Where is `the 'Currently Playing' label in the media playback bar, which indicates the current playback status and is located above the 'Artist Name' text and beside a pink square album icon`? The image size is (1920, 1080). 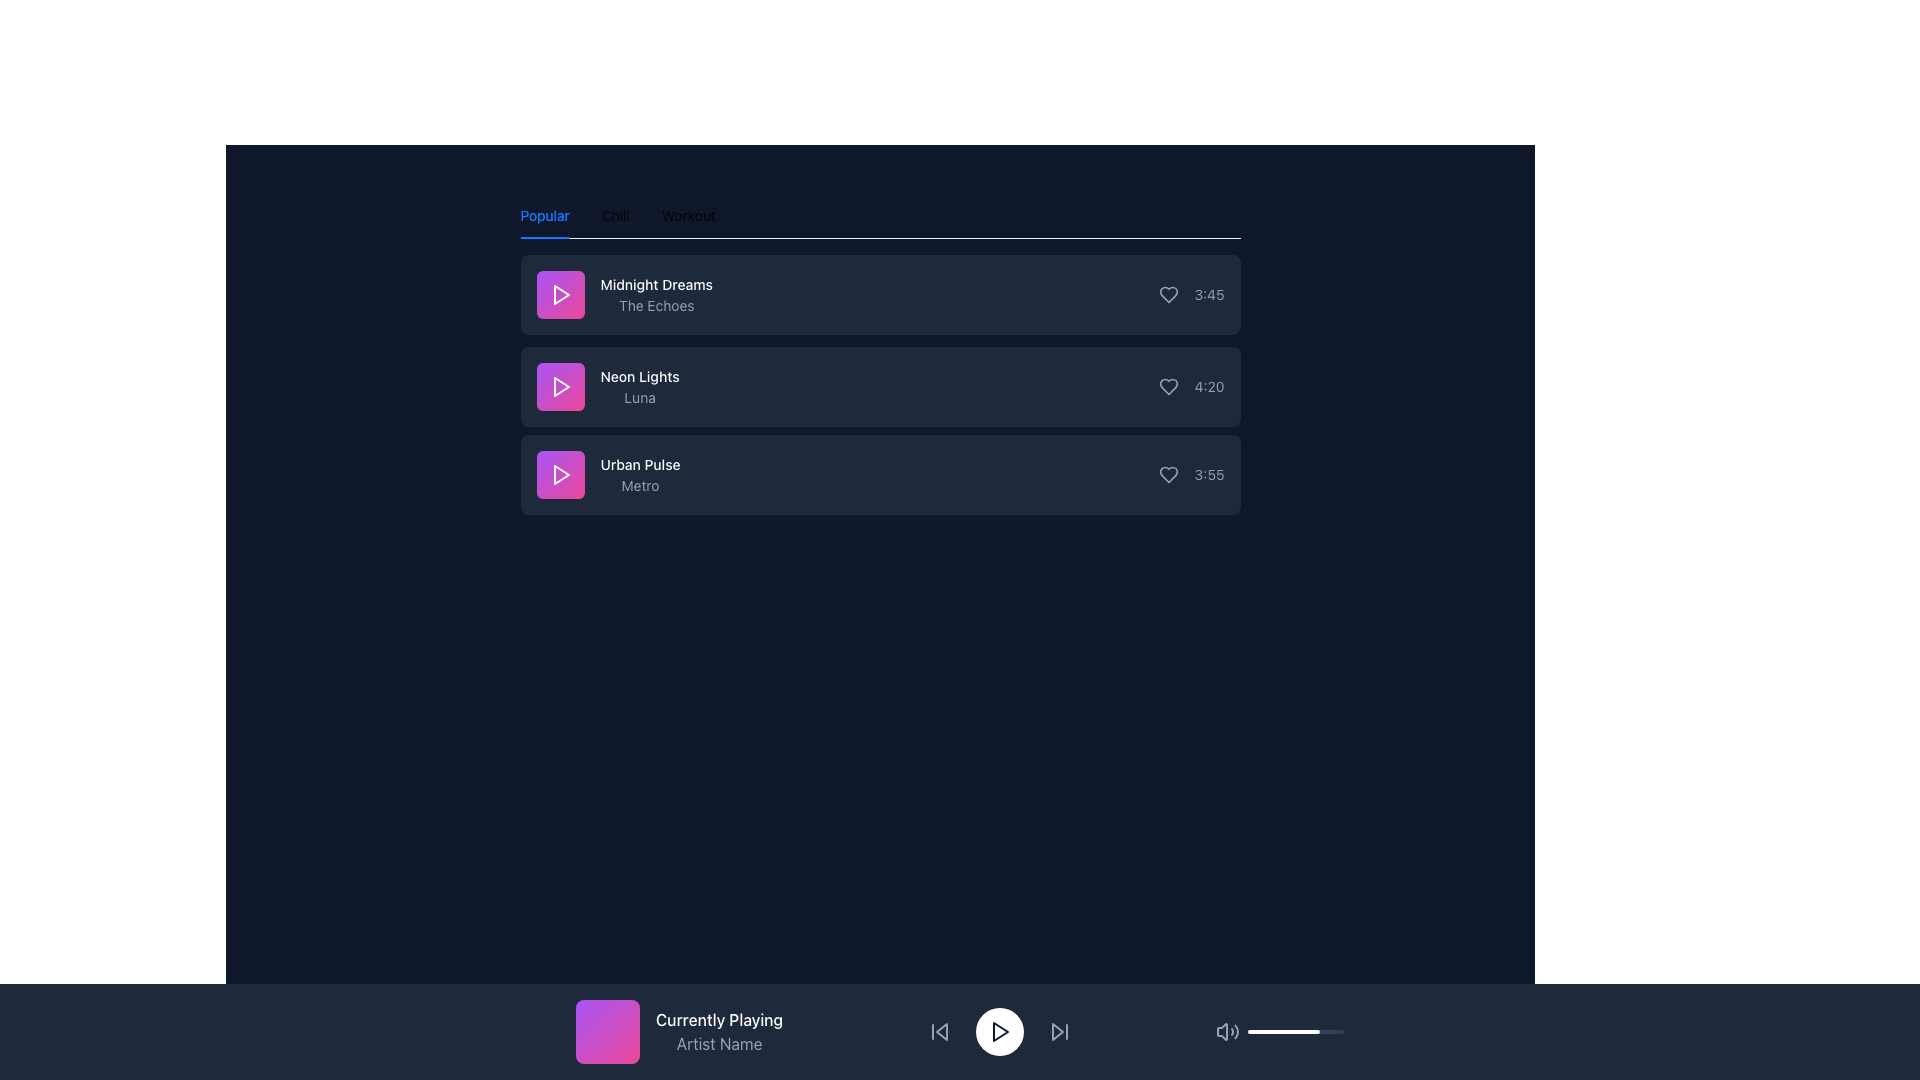
the 'Currently Playing' label in the media playback bar, which indicates the current playback status and is located above the 'Artist Name' text and beside a pink square album icon is located at coordinates (719, 1019).